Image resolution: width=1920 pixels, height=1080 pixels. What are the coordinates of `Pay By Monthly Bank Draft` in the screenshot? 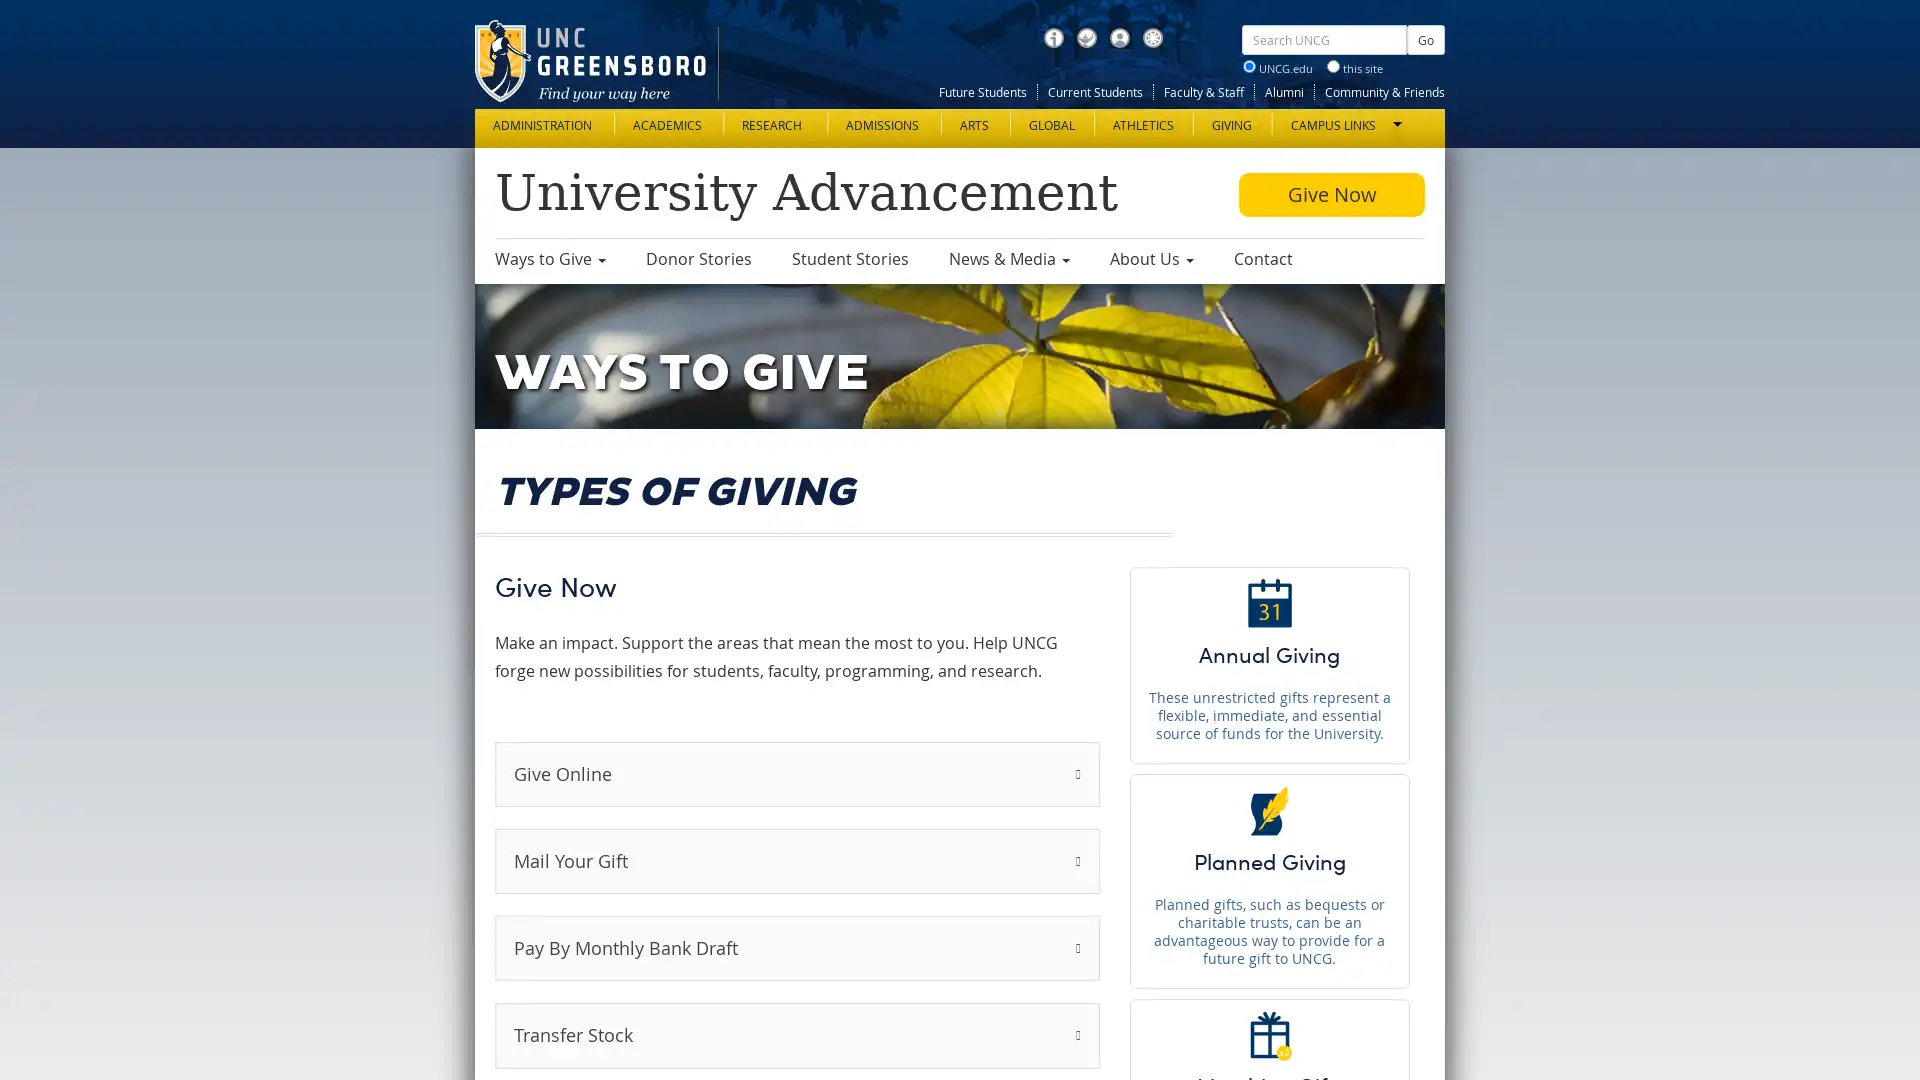 It's located at (795, 947).